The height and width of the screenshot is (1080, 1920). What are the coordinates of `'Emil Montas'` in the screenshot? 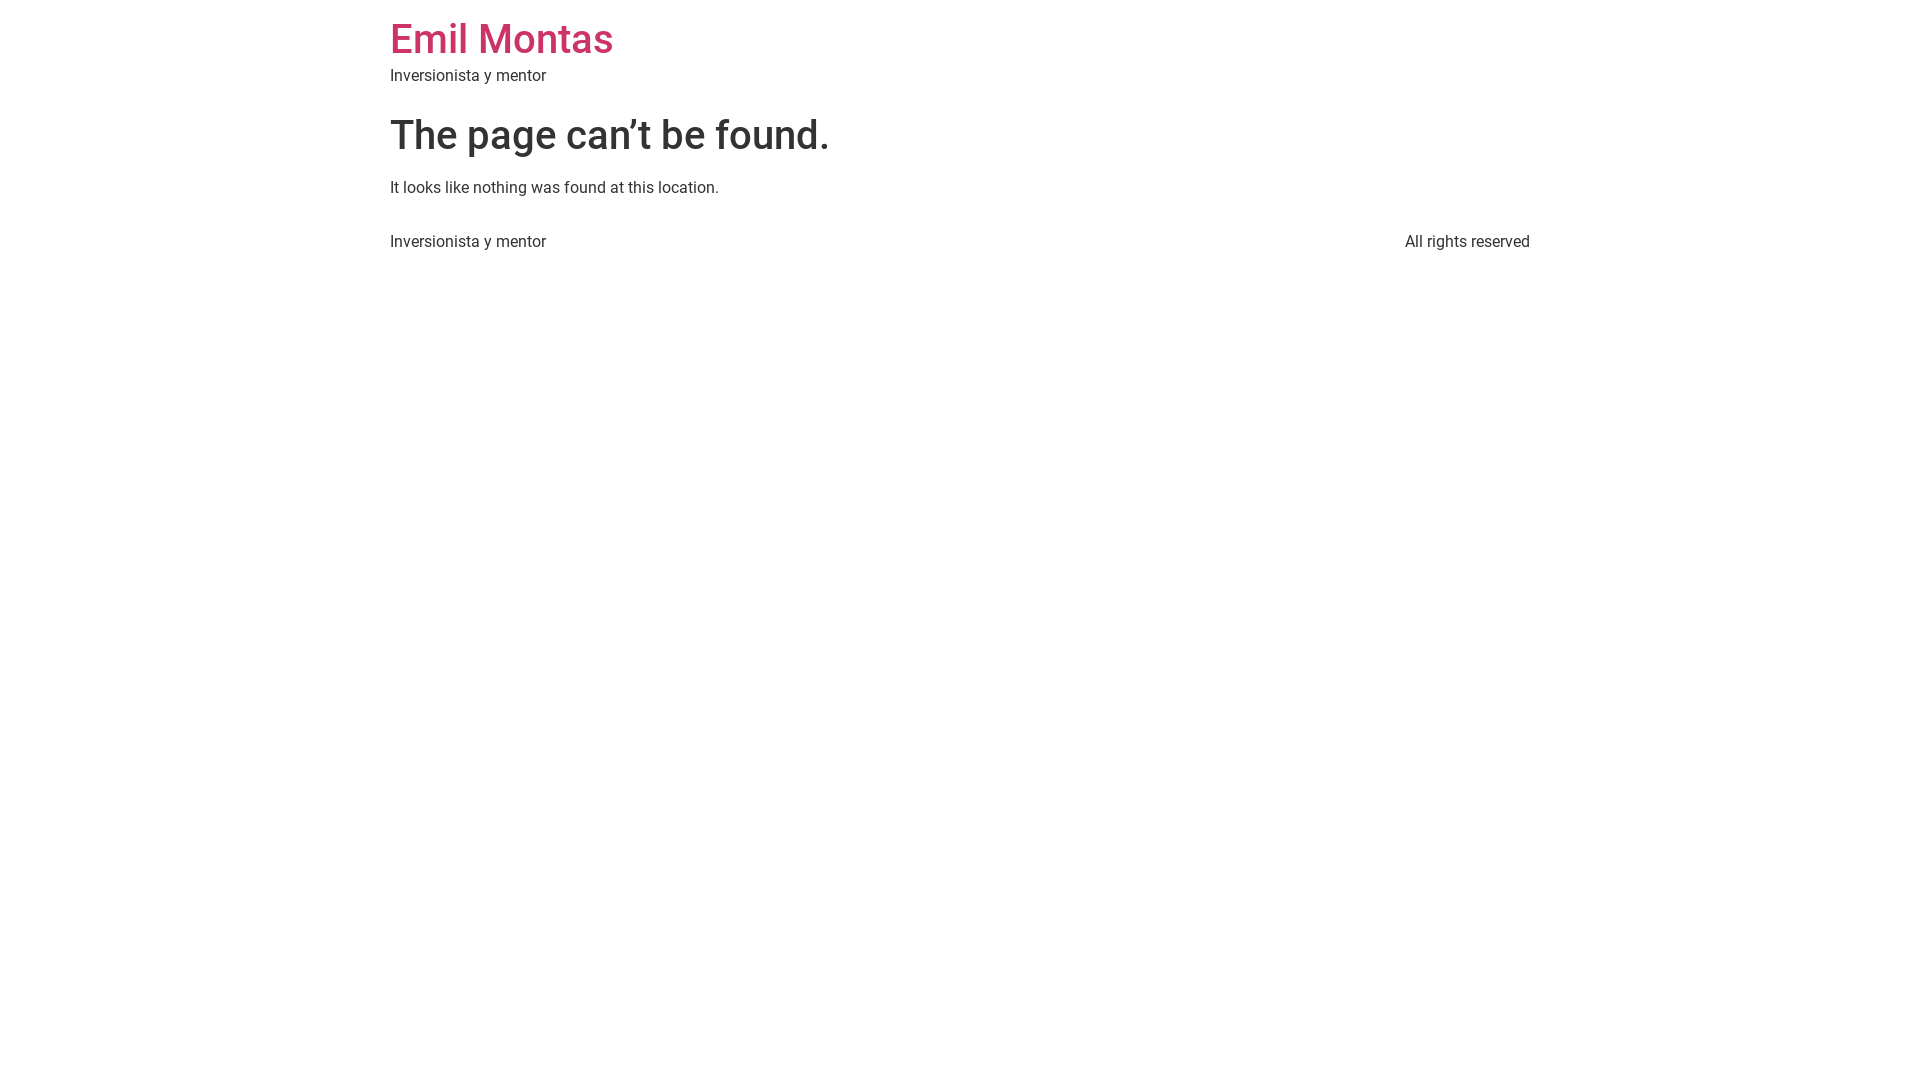 It's located at (502, 39).